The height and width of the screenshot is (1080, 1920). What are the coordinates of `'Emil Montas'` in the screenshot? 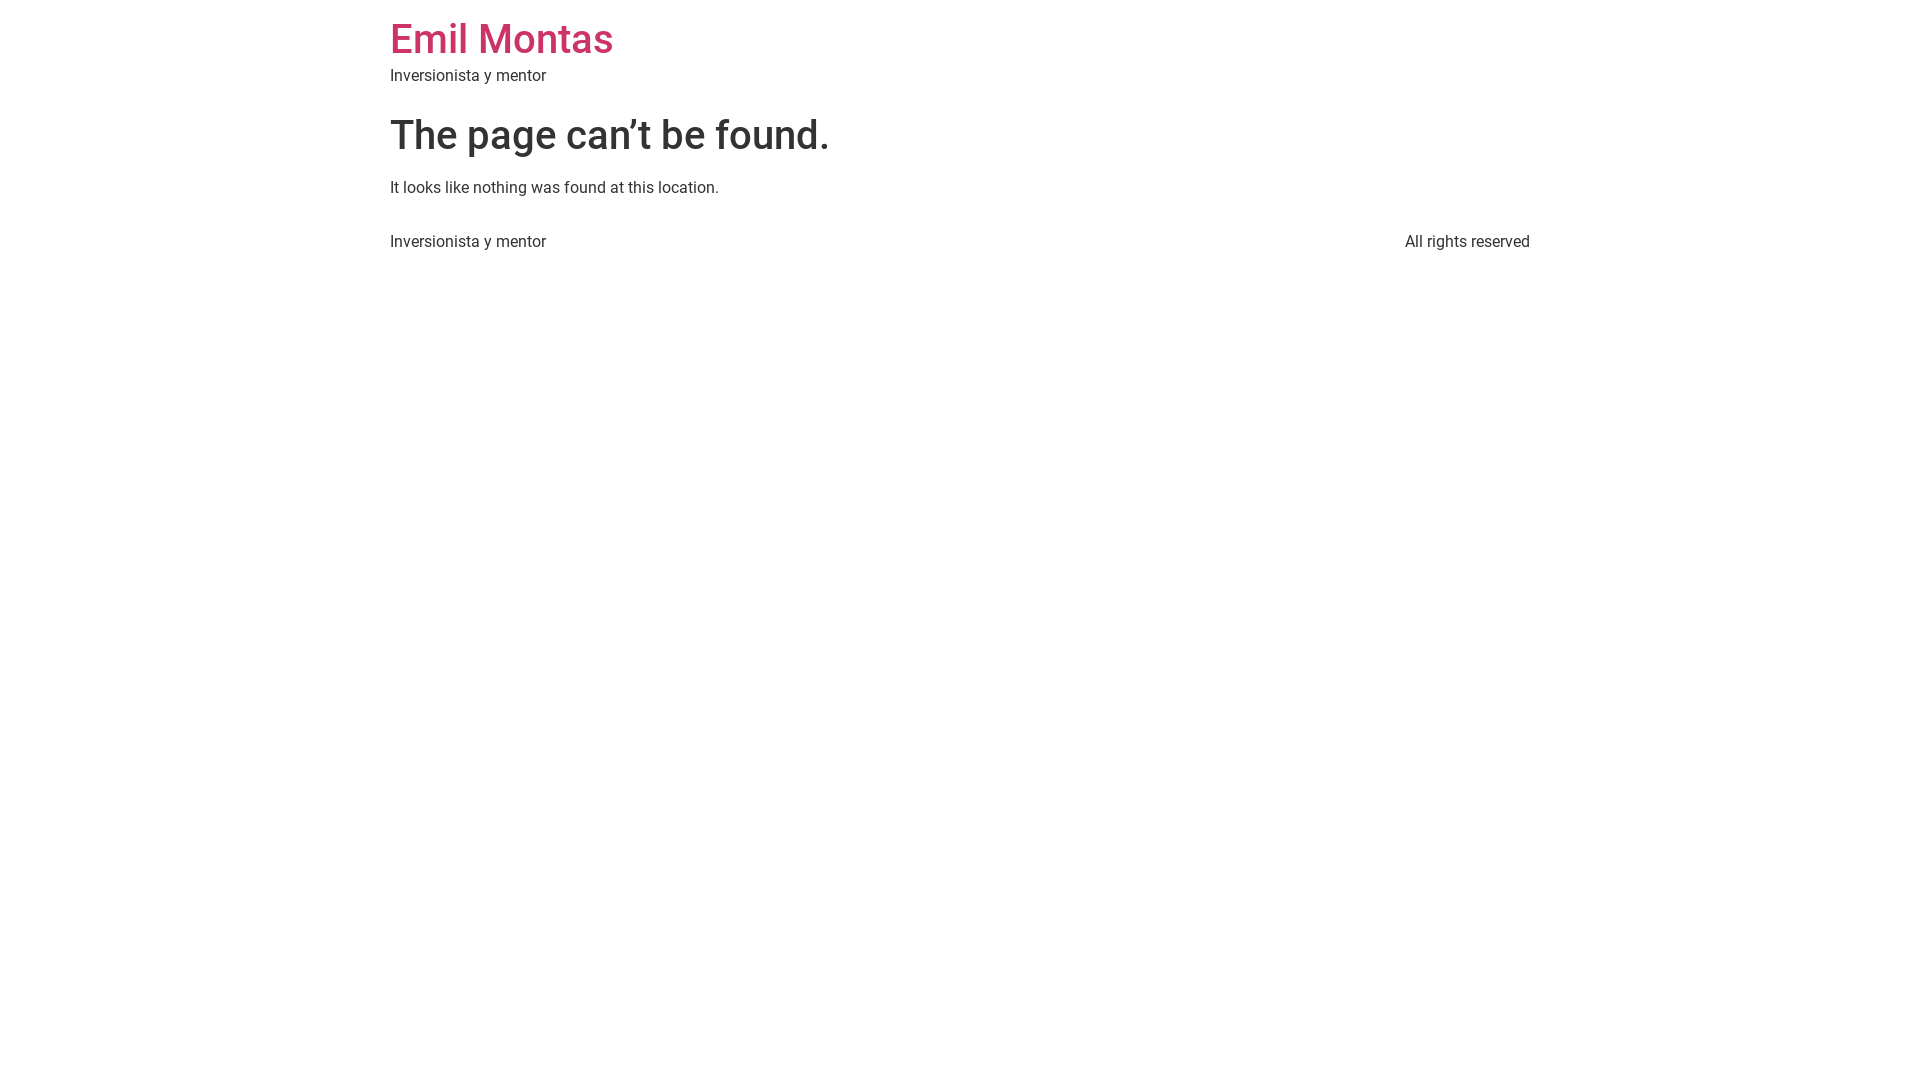 It's located at (502, 39).